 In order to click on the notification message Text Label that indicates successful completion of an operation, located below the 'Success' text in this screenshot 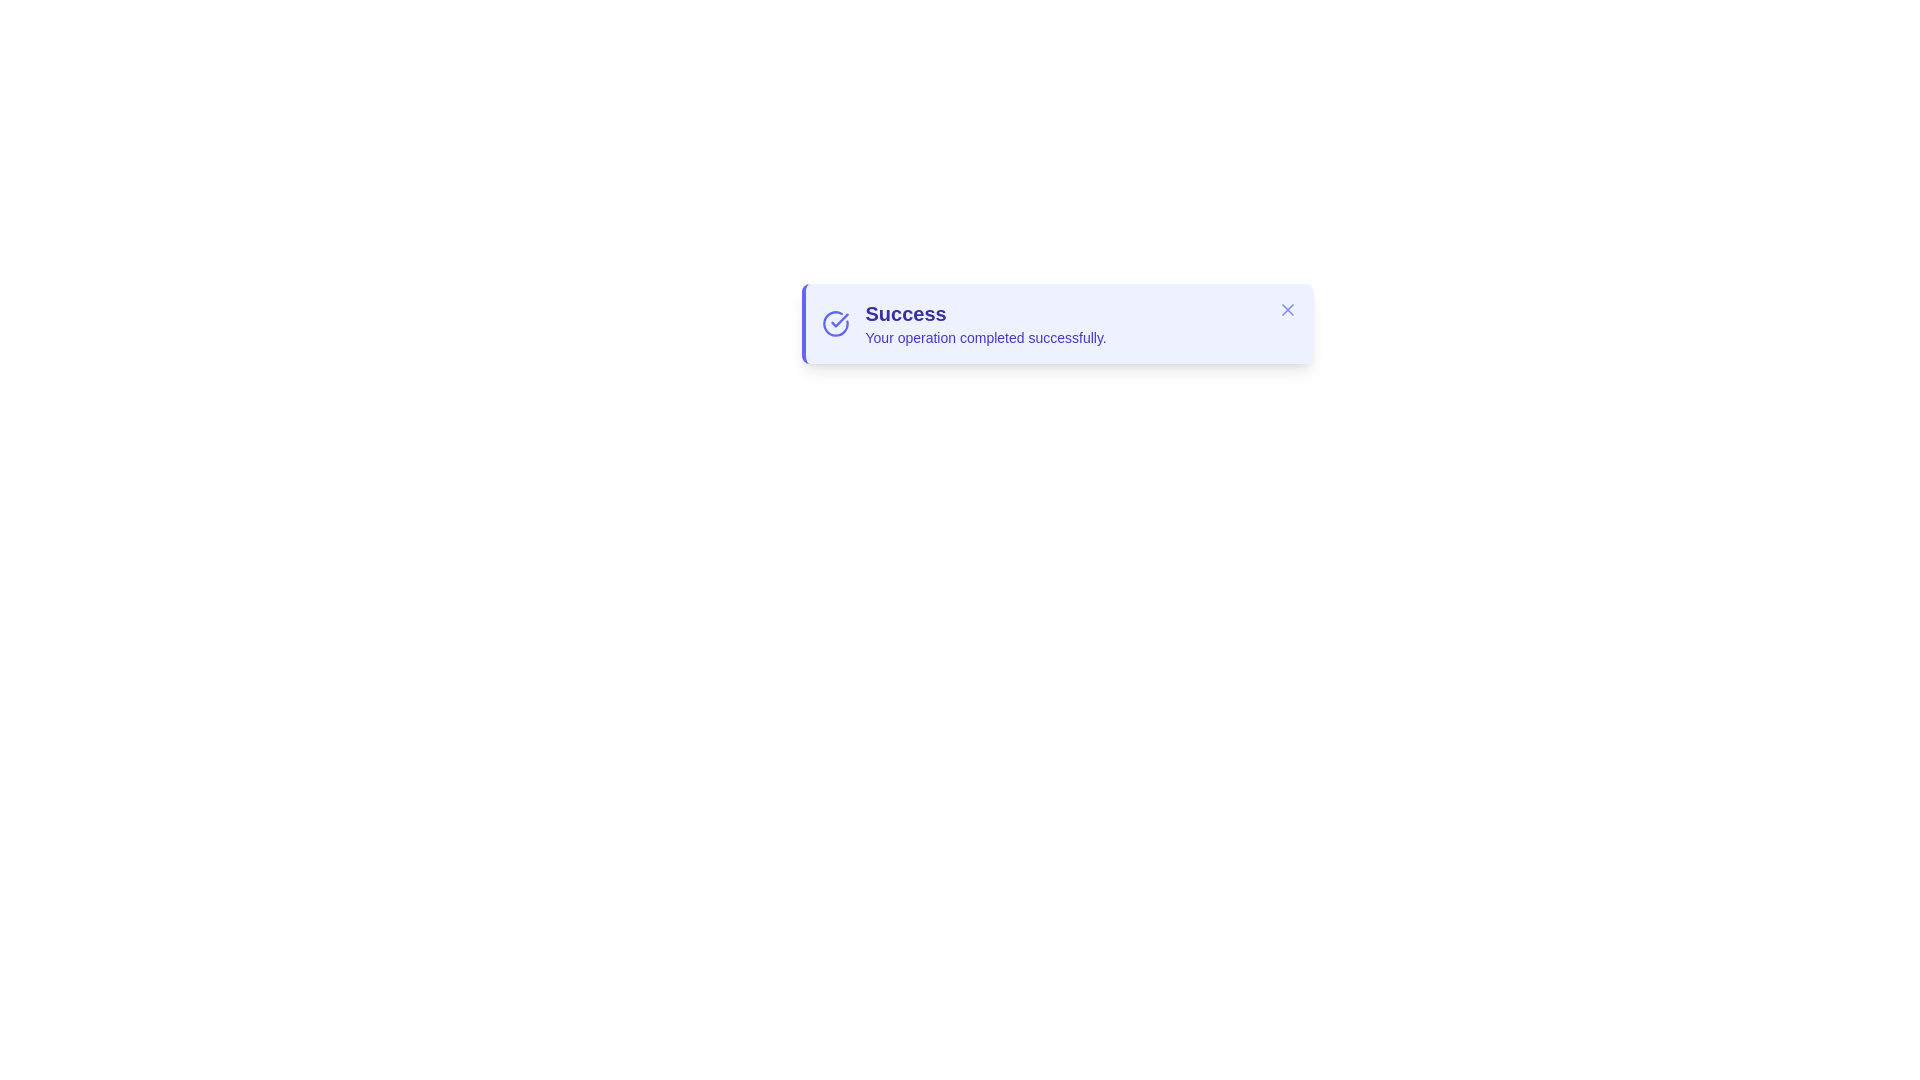, I will do `click(986, 337)`.